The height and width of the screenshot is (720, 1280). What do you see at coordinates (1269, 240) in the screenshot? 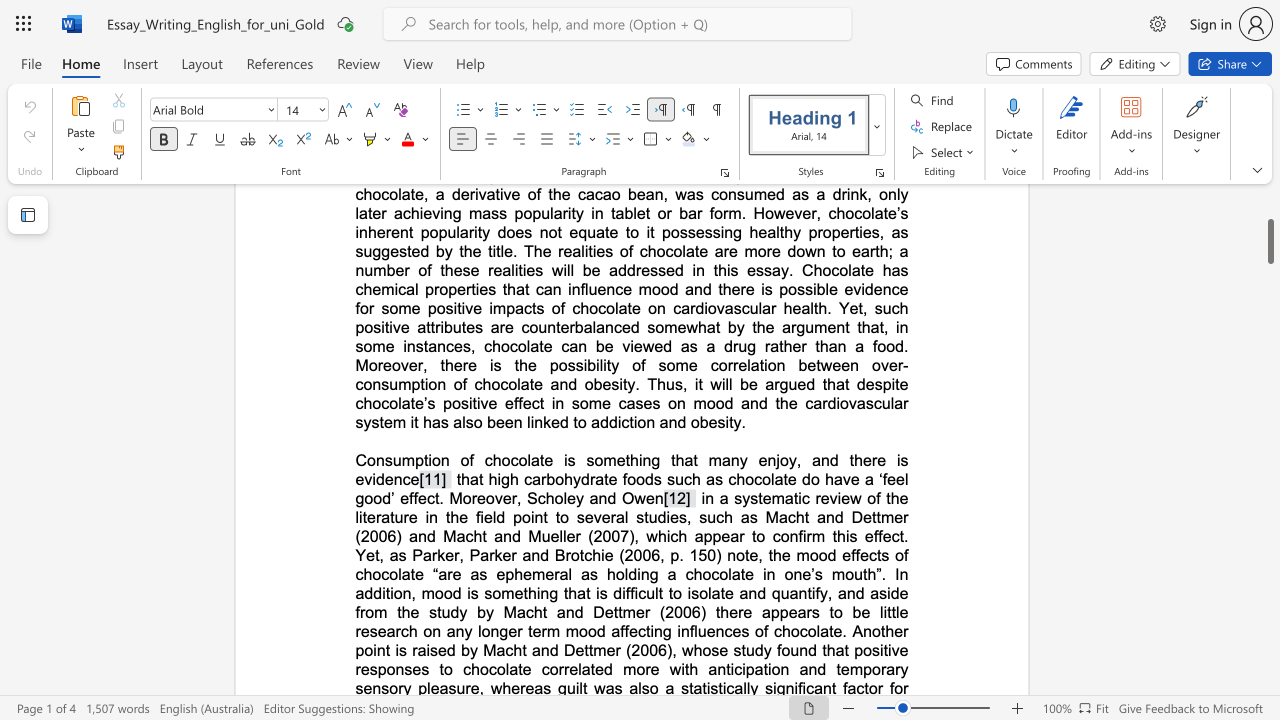
I see `the scrollbar and move up 160 pixels` at bounding box center [1269, 240].